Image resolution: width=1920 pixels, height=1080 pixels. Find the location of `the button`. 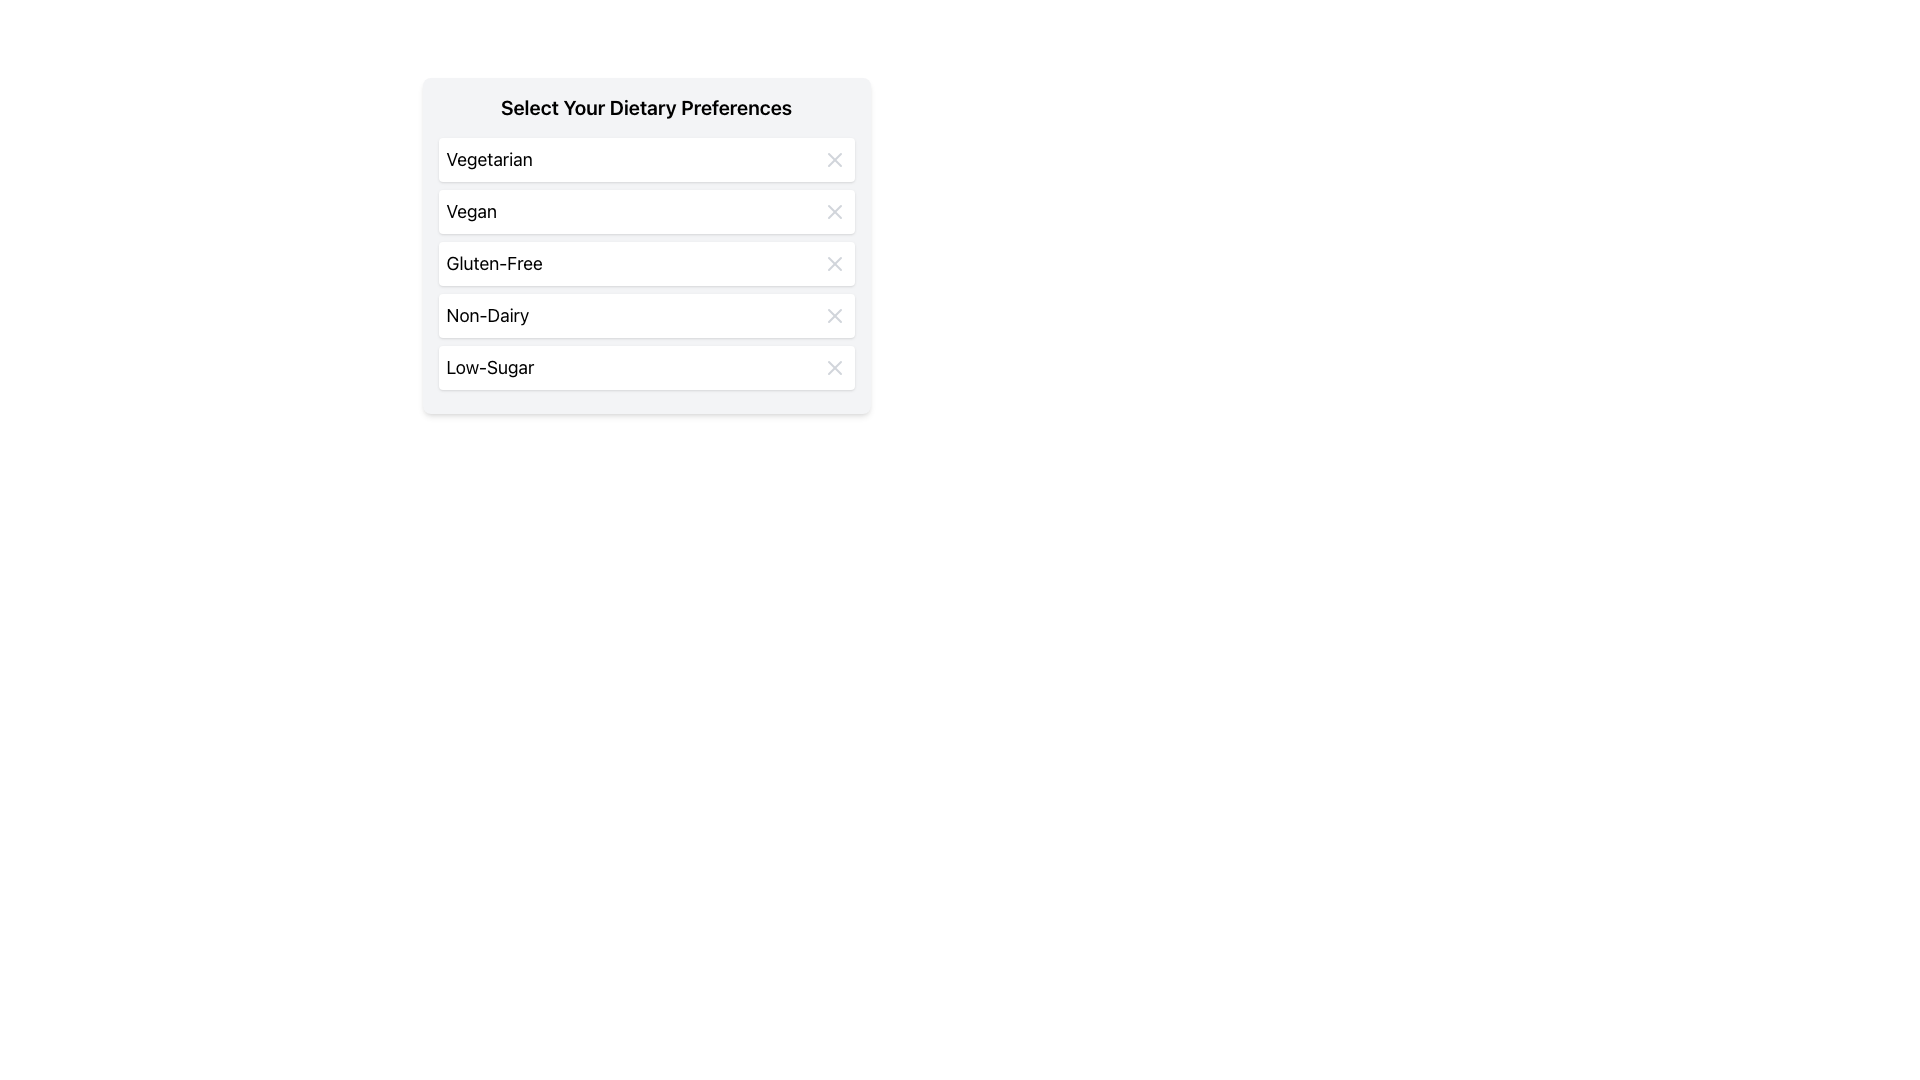

the button is located at coordinates (834, 367).